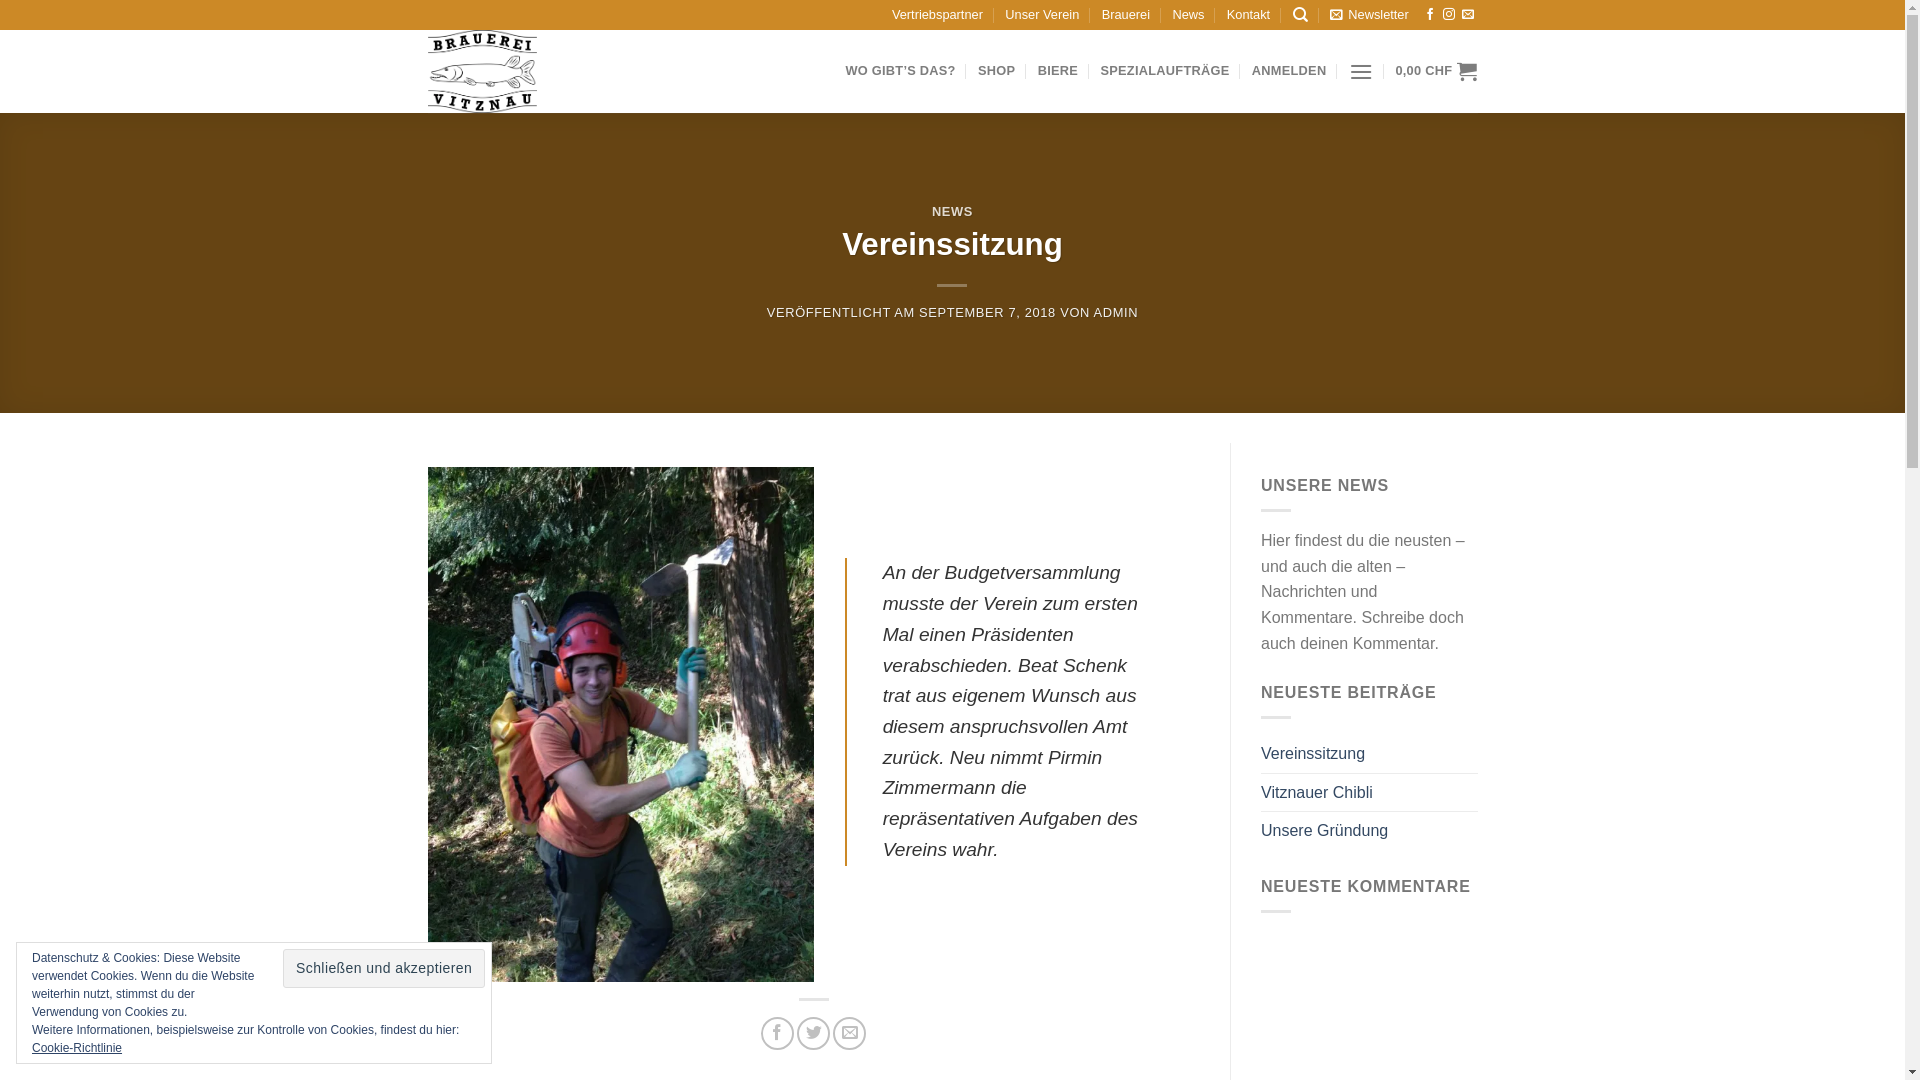 The image size is (1920, 1080). What do you see at coordinates (1434, 69) in the screenshot?
I see `'0,00 CHF'` at bounding box center [1434, 69].